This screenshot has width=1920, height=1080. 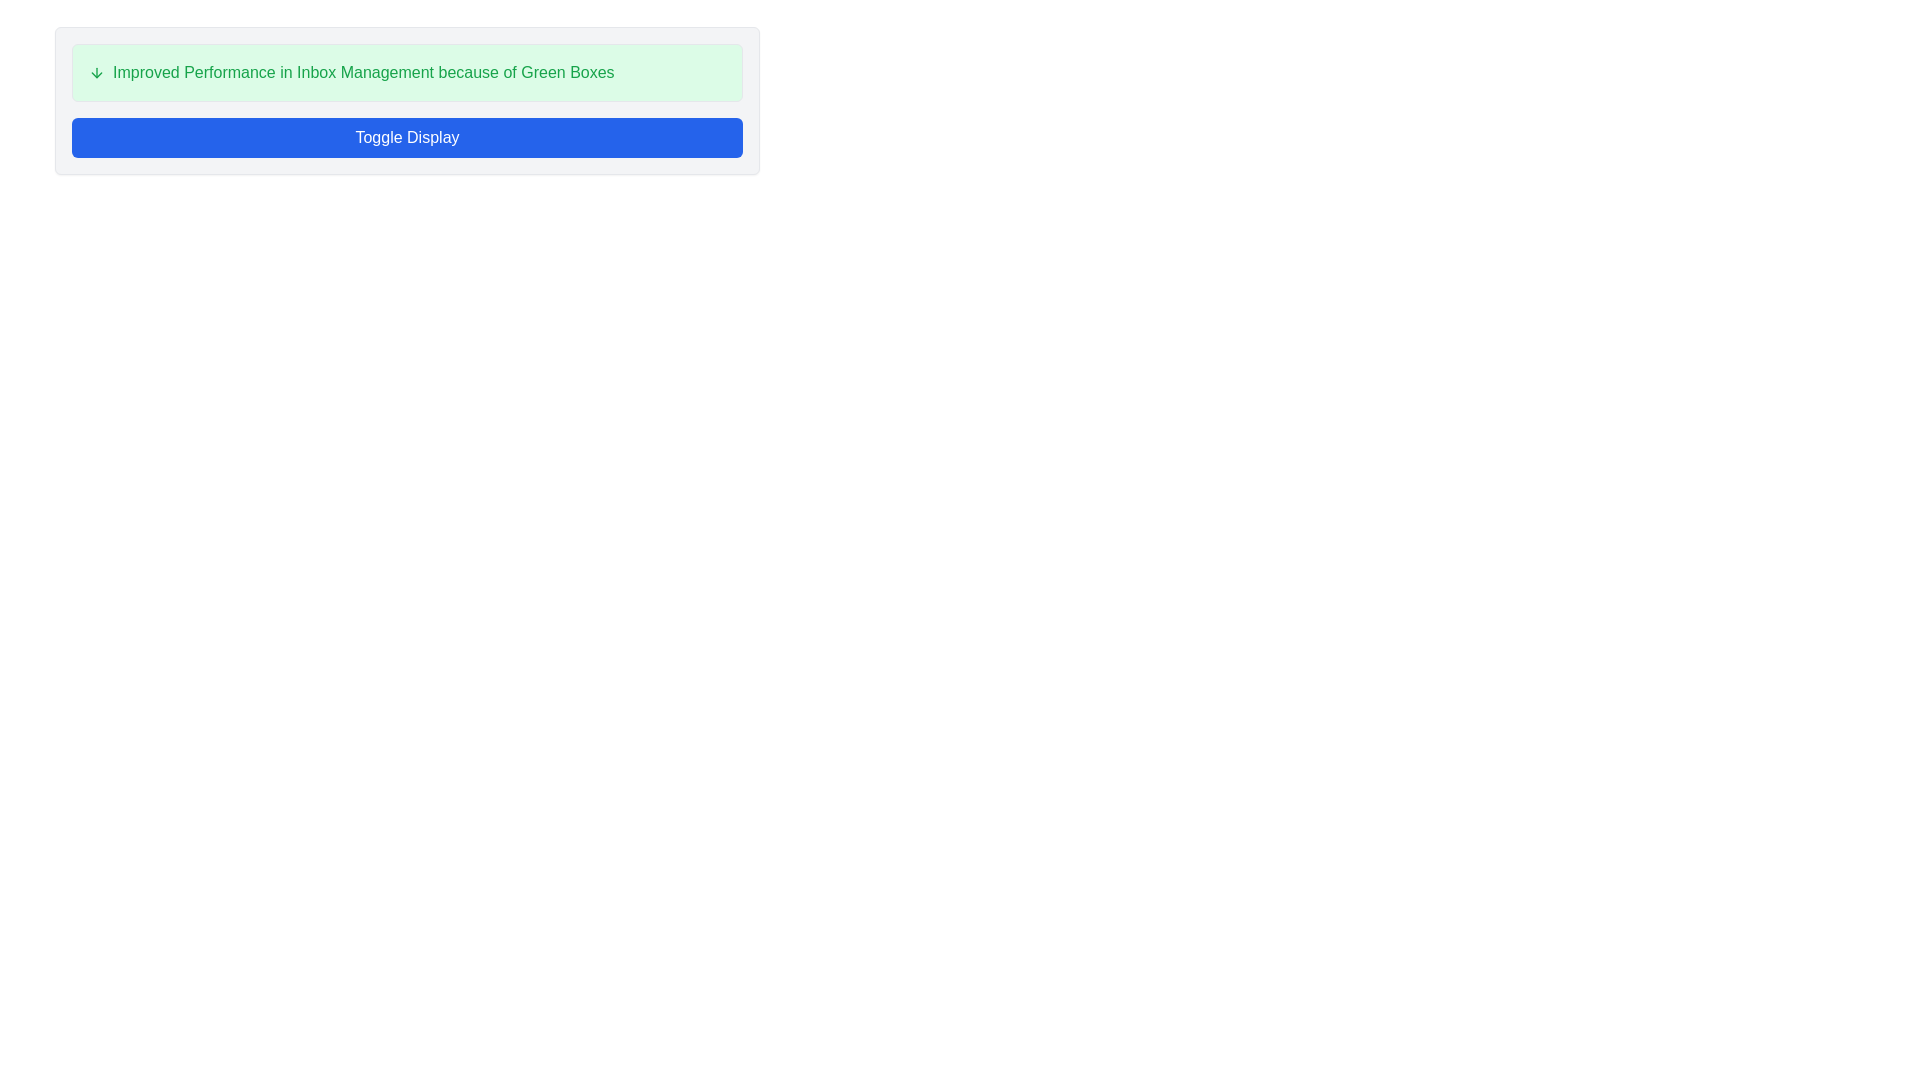 I want to click on contained elements of the notification area which includes a green notification box and a blue toggle button located at the specified coordinates, so click(x=406, y=100).